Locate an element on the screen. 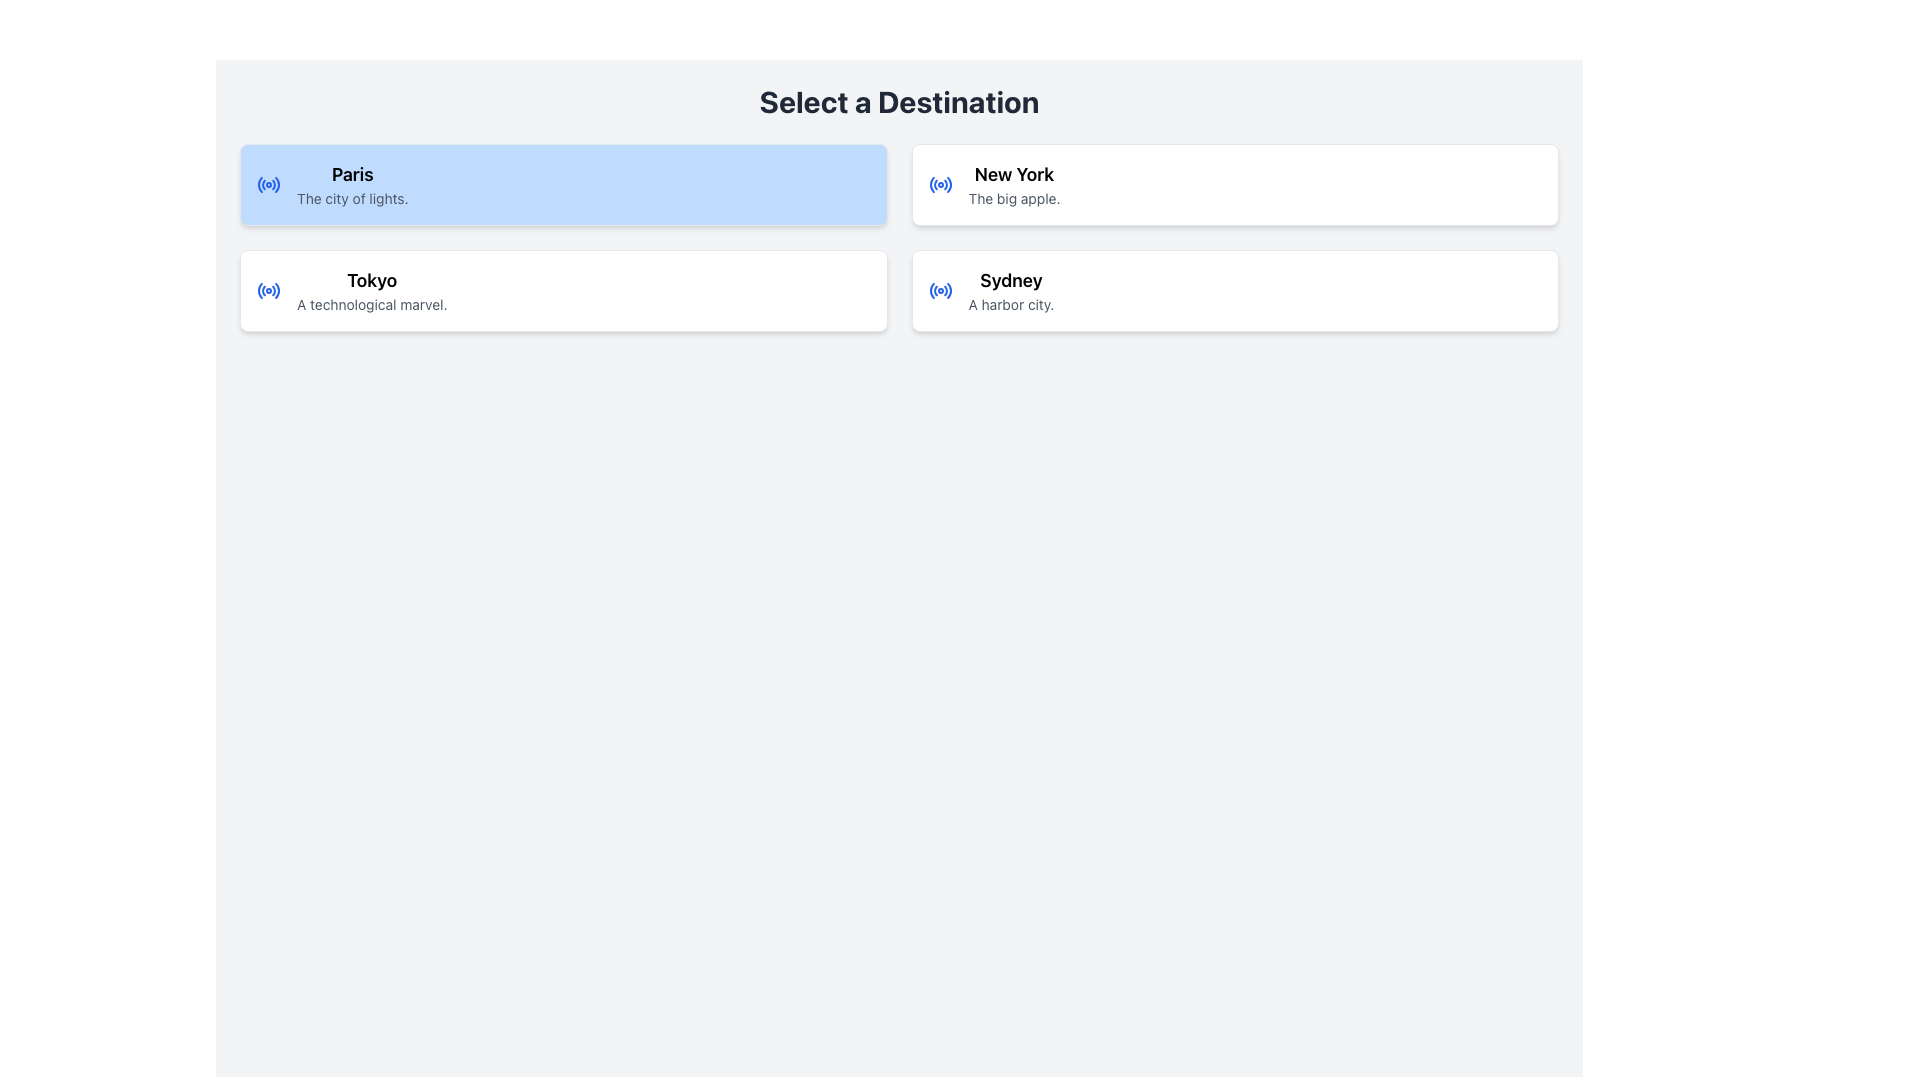  the Card Component representing the city Paris is located at coordinates (562, 185).